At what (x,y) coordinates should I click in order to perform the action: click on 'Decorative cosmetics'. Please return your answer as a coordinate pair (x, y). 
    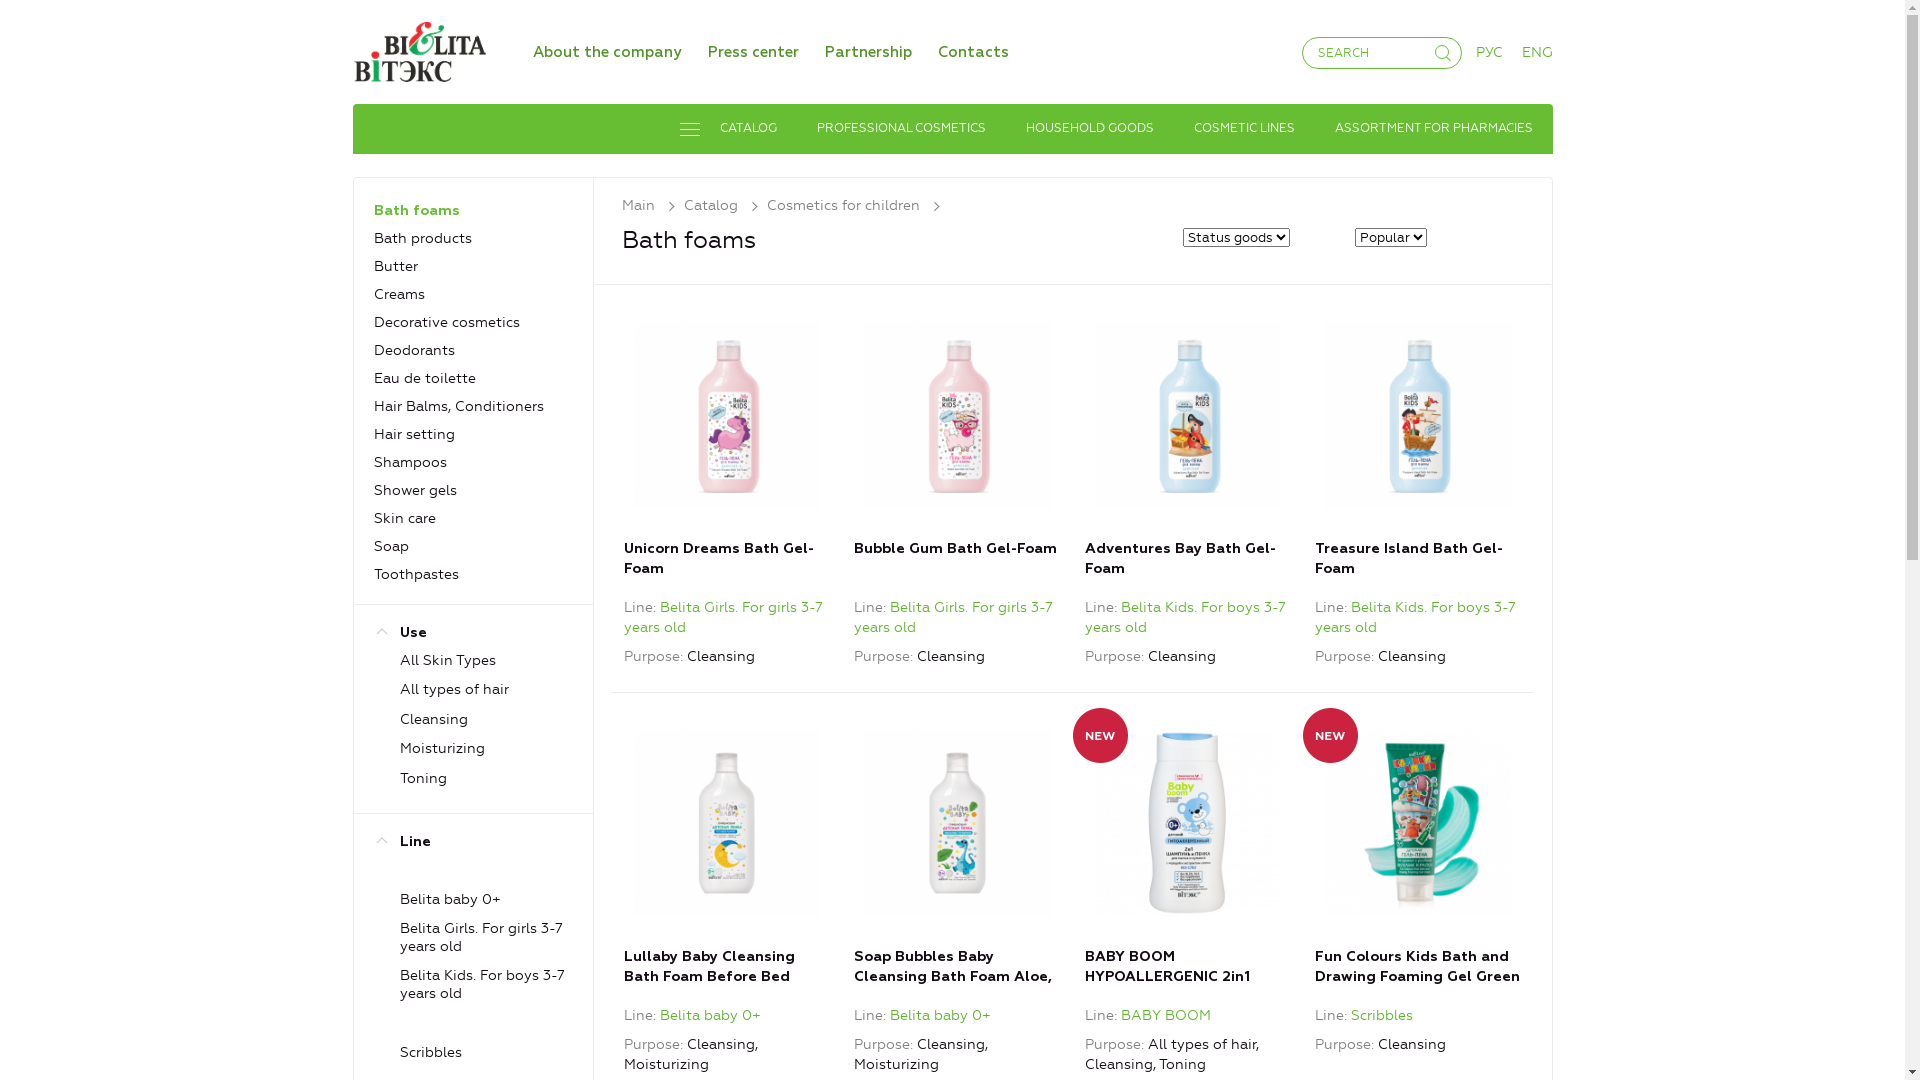
    Looking at the image, I should click on (445, 321).